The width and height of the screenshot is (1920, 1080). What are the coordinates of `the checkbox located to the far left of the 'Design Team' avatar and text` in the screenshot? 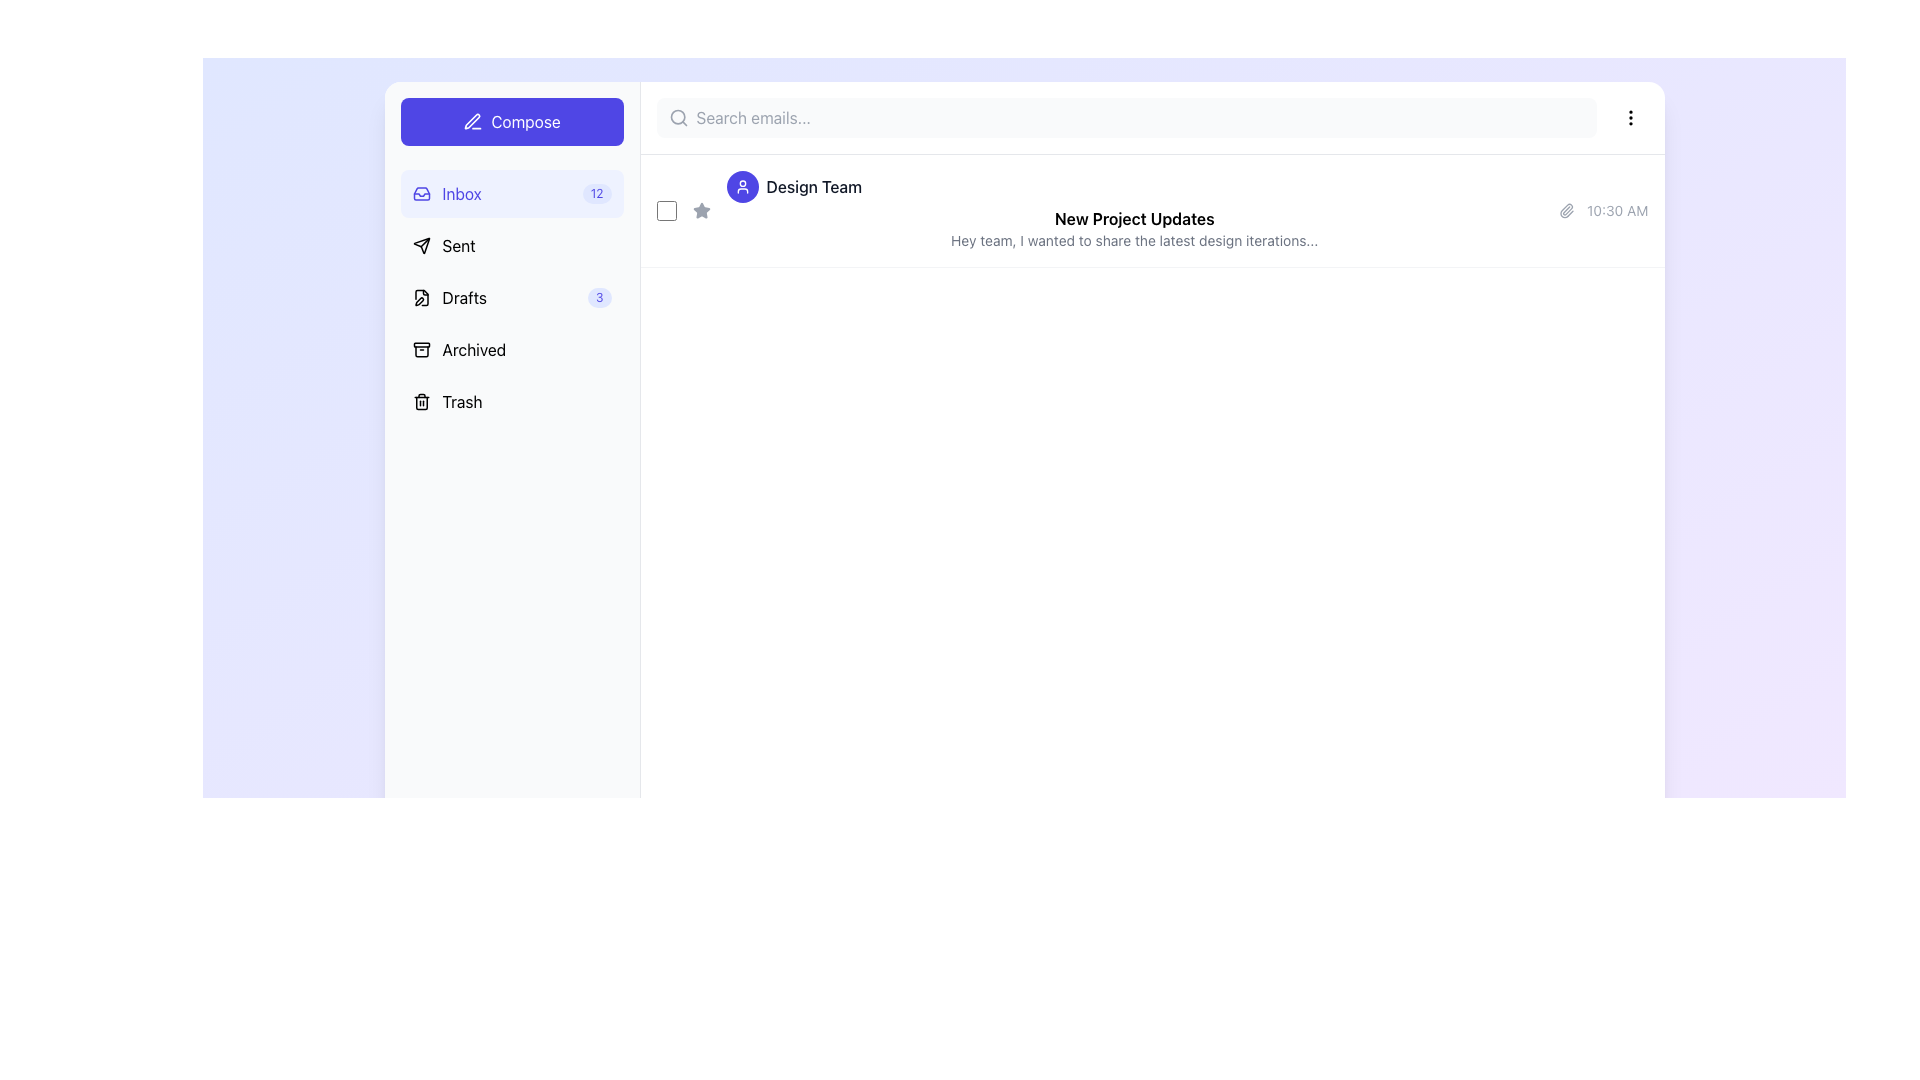 It's located at (666, 211).